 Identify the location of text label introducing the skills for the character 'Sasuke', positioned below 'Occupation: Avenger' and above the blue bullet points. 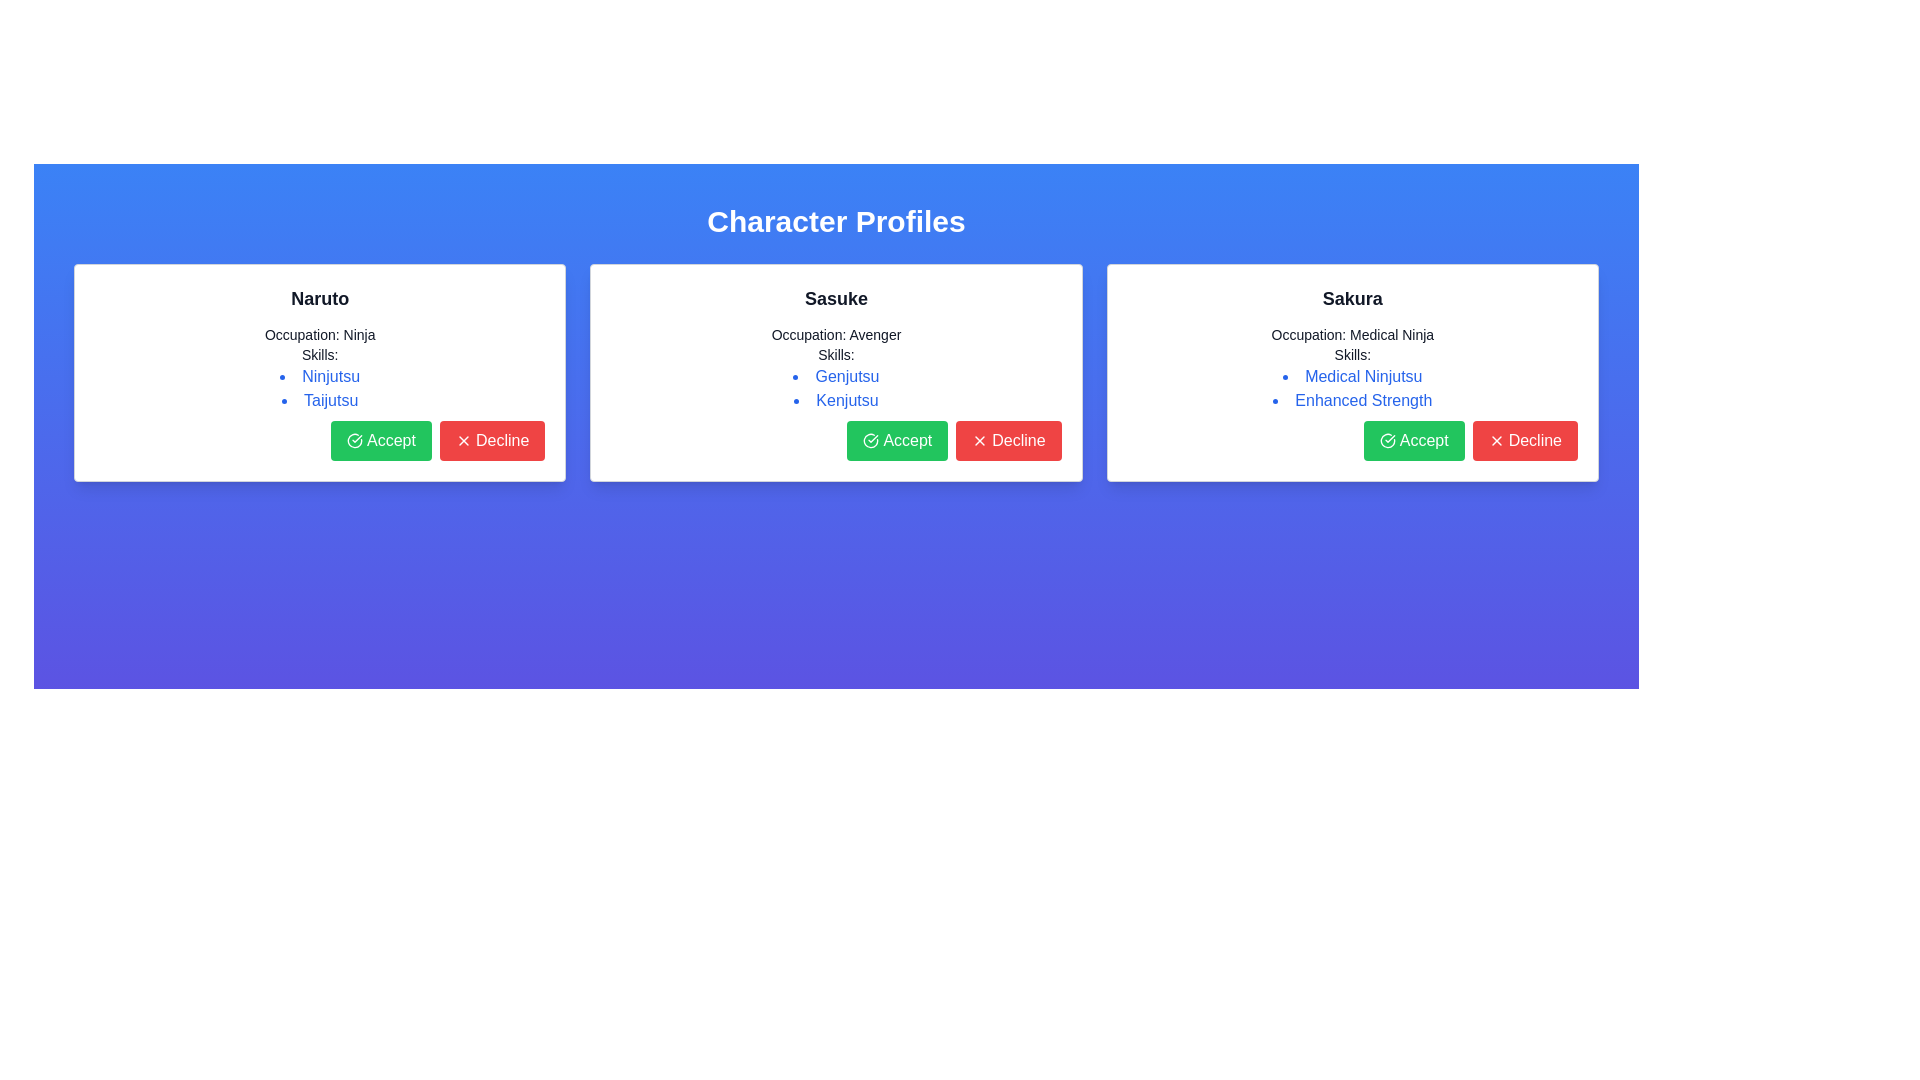
(836, 353).